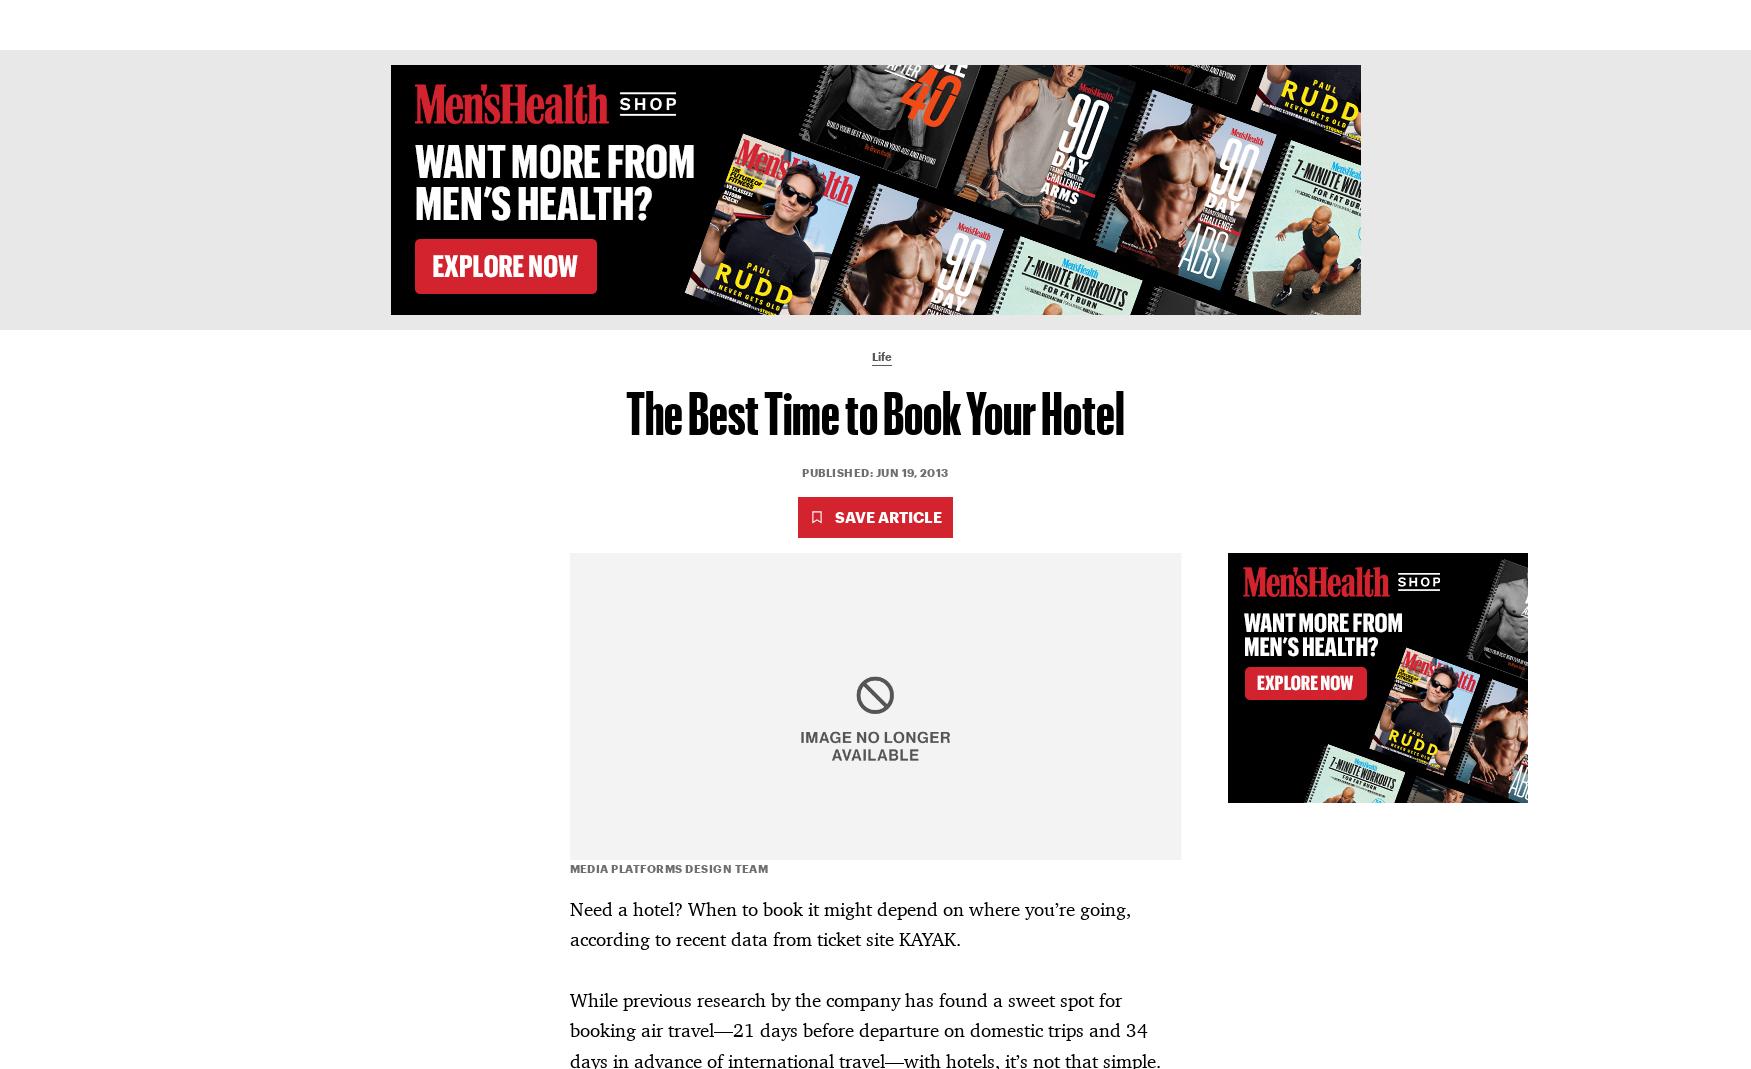 The height and width of the screenshot is (1069, 1751). Describe the element at coordinates (726, 23) in the screenshot. I see `'Fitness'` at that location.